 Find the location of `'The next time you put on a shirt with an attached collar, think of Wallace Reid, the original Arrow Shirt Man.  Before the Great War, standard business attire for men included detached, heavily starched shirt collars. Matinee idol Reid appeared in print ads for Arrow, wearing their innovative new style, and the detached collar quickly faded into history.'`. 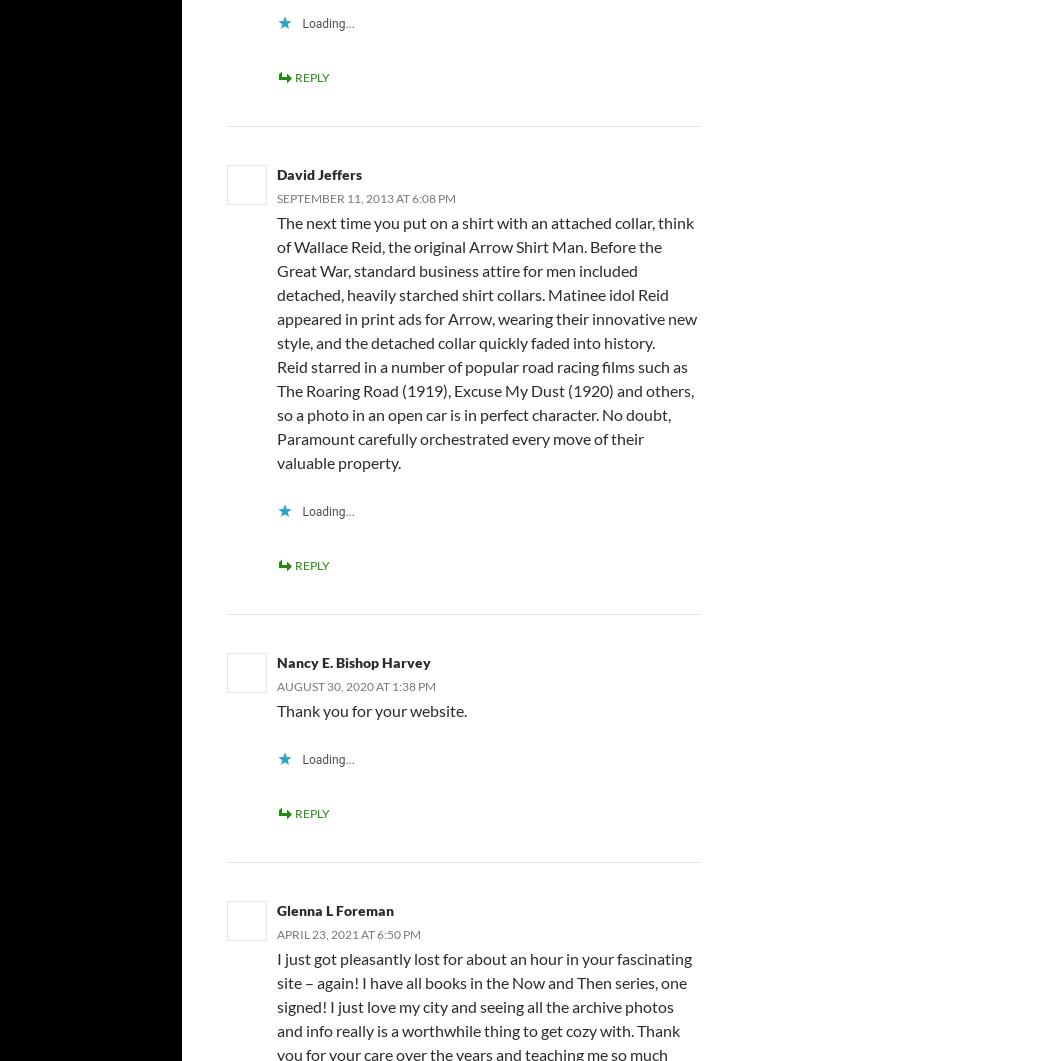

'The next time you put on a shirt with an attached collar, think of Wallace Reid, the original Arrow Shirt Man.  Before the Great War, standard business attire for men included detached, heavily starched shirt collars. Matinee idol Reid appeared in print ads for Arrow, wearing their innovative new style, and the detached collar quickly faded into history.' is located at coordinates (486, 281).